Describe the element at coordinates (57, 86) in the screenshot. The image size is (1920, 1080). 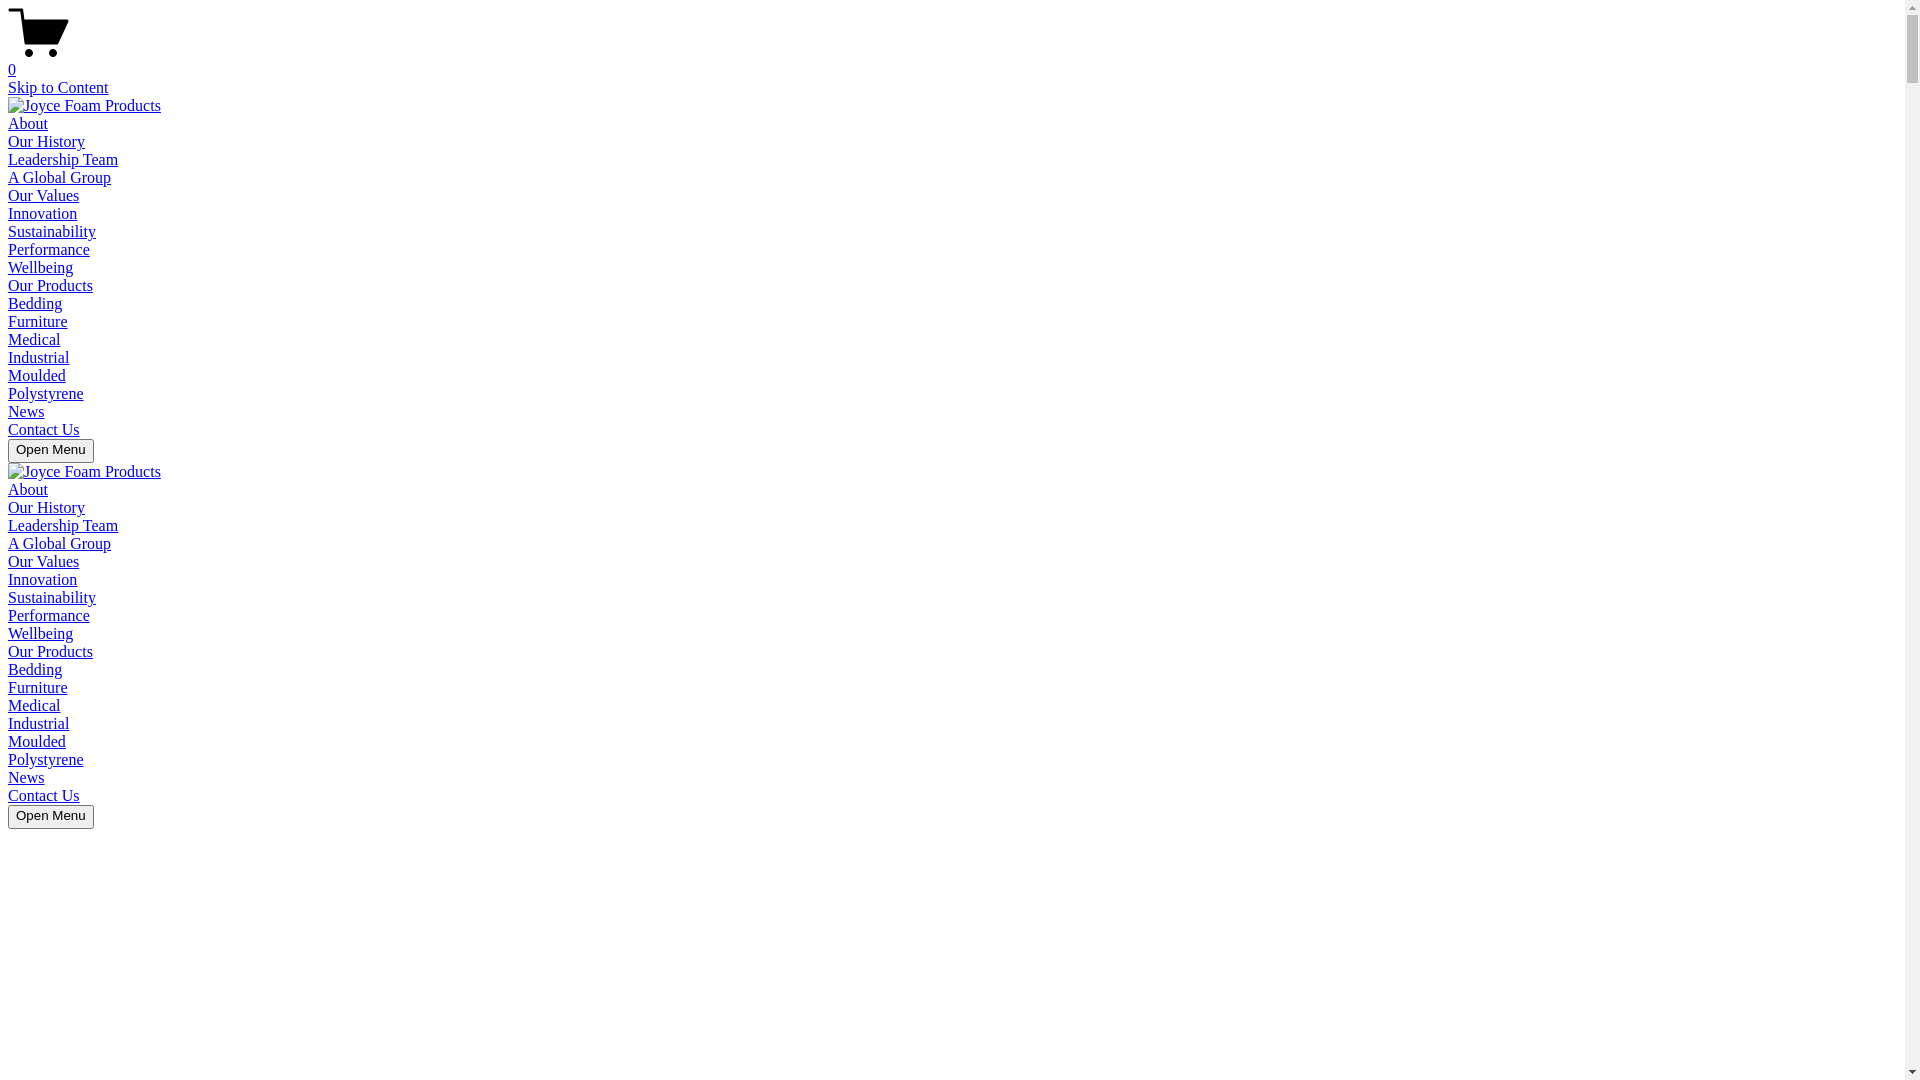
I see `'Skip to Content'` at that location.